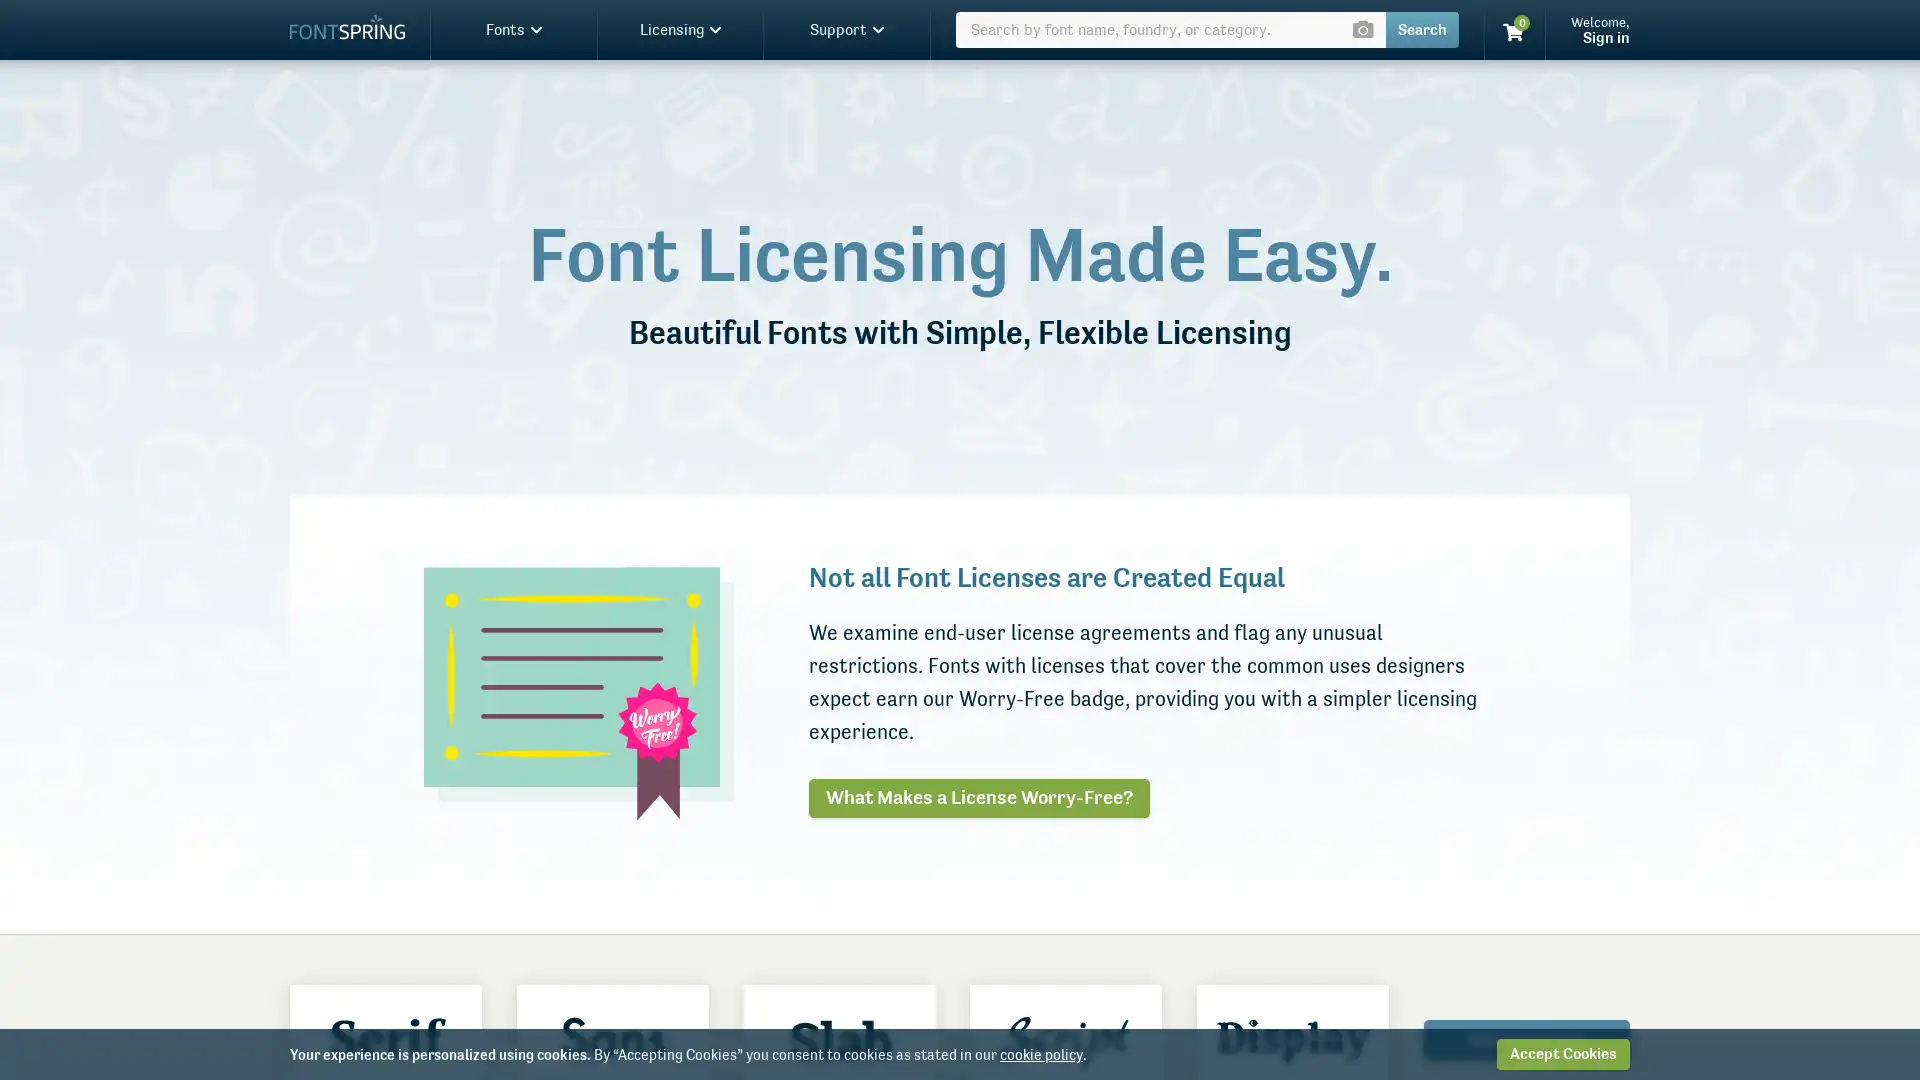 Image resolution: width=1920 pixels, height=1080 pixels. Describe the element at coordinates (1562, 1053) in the screenshot. I see `Accept Cookies` at that location.